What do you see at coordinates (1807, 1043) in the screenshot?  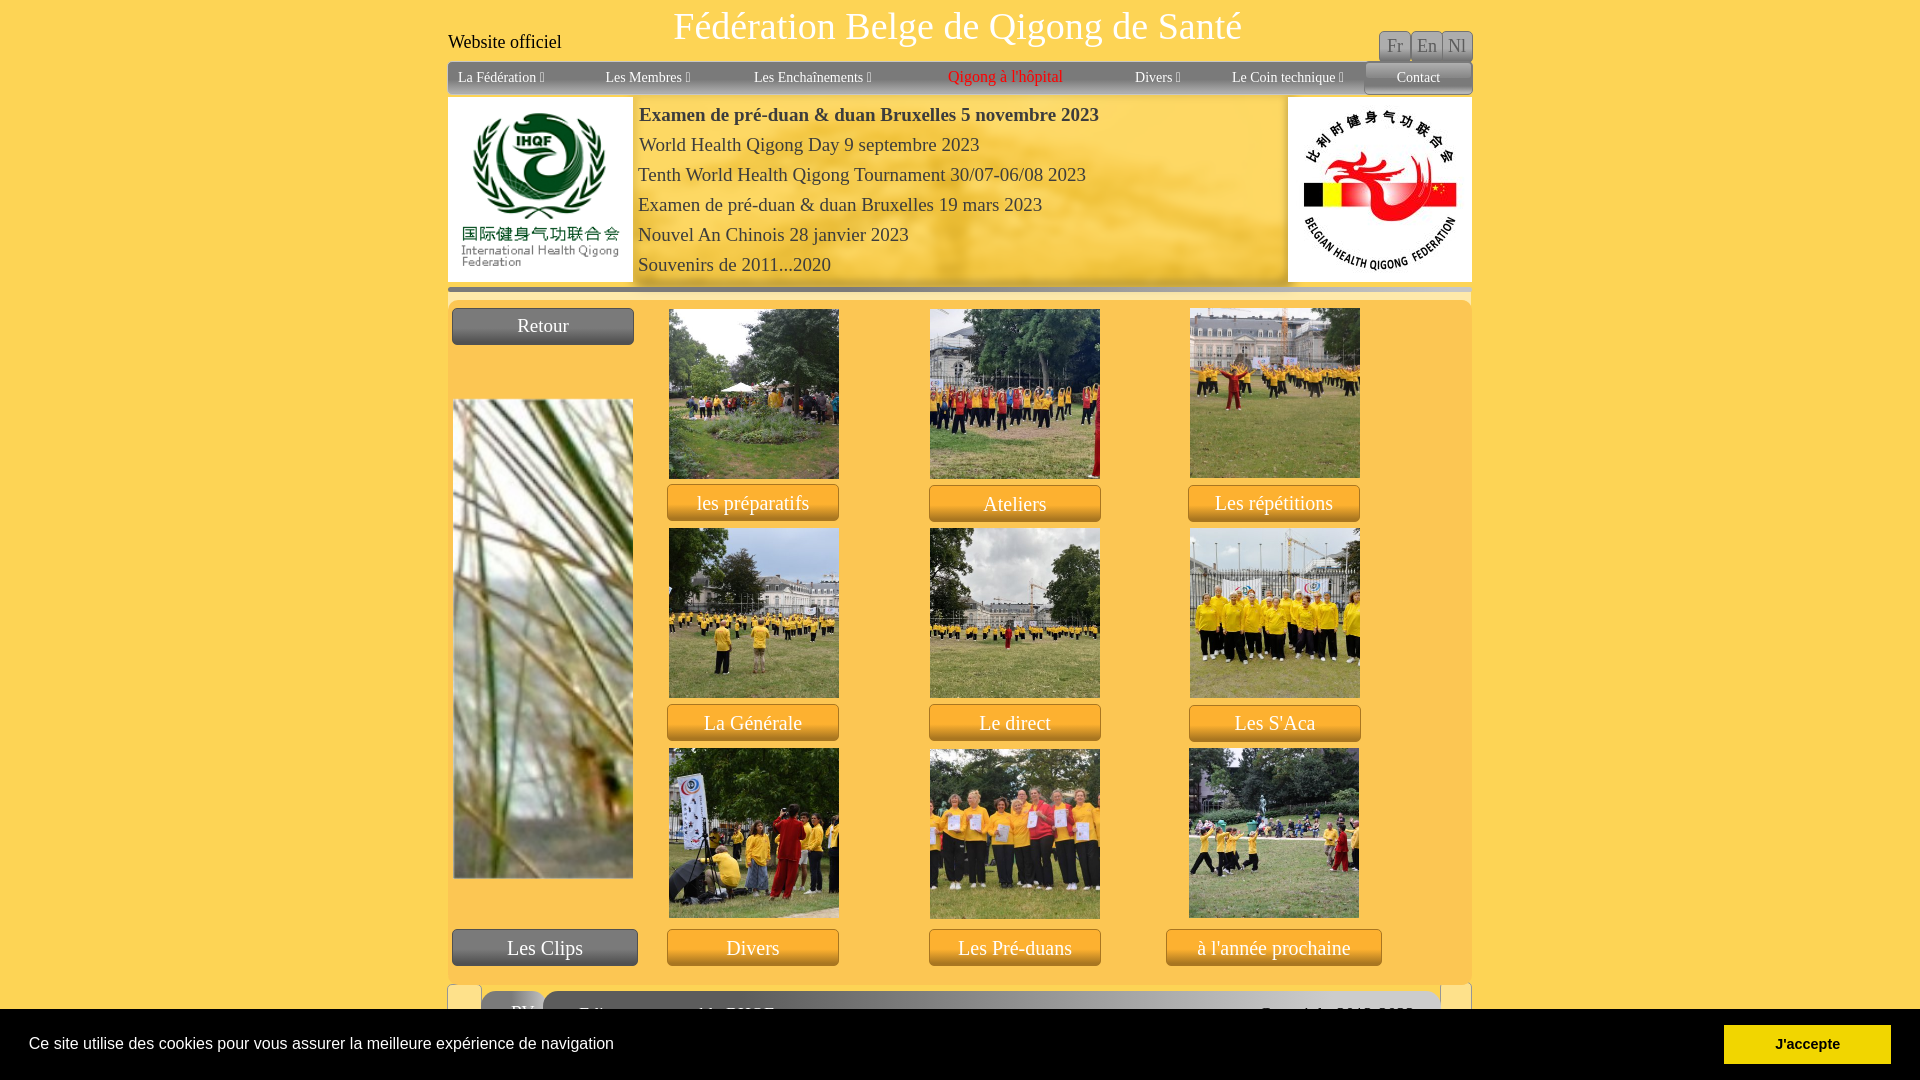 I see `'J'accepte'` at bounding box center [1807, 1043].